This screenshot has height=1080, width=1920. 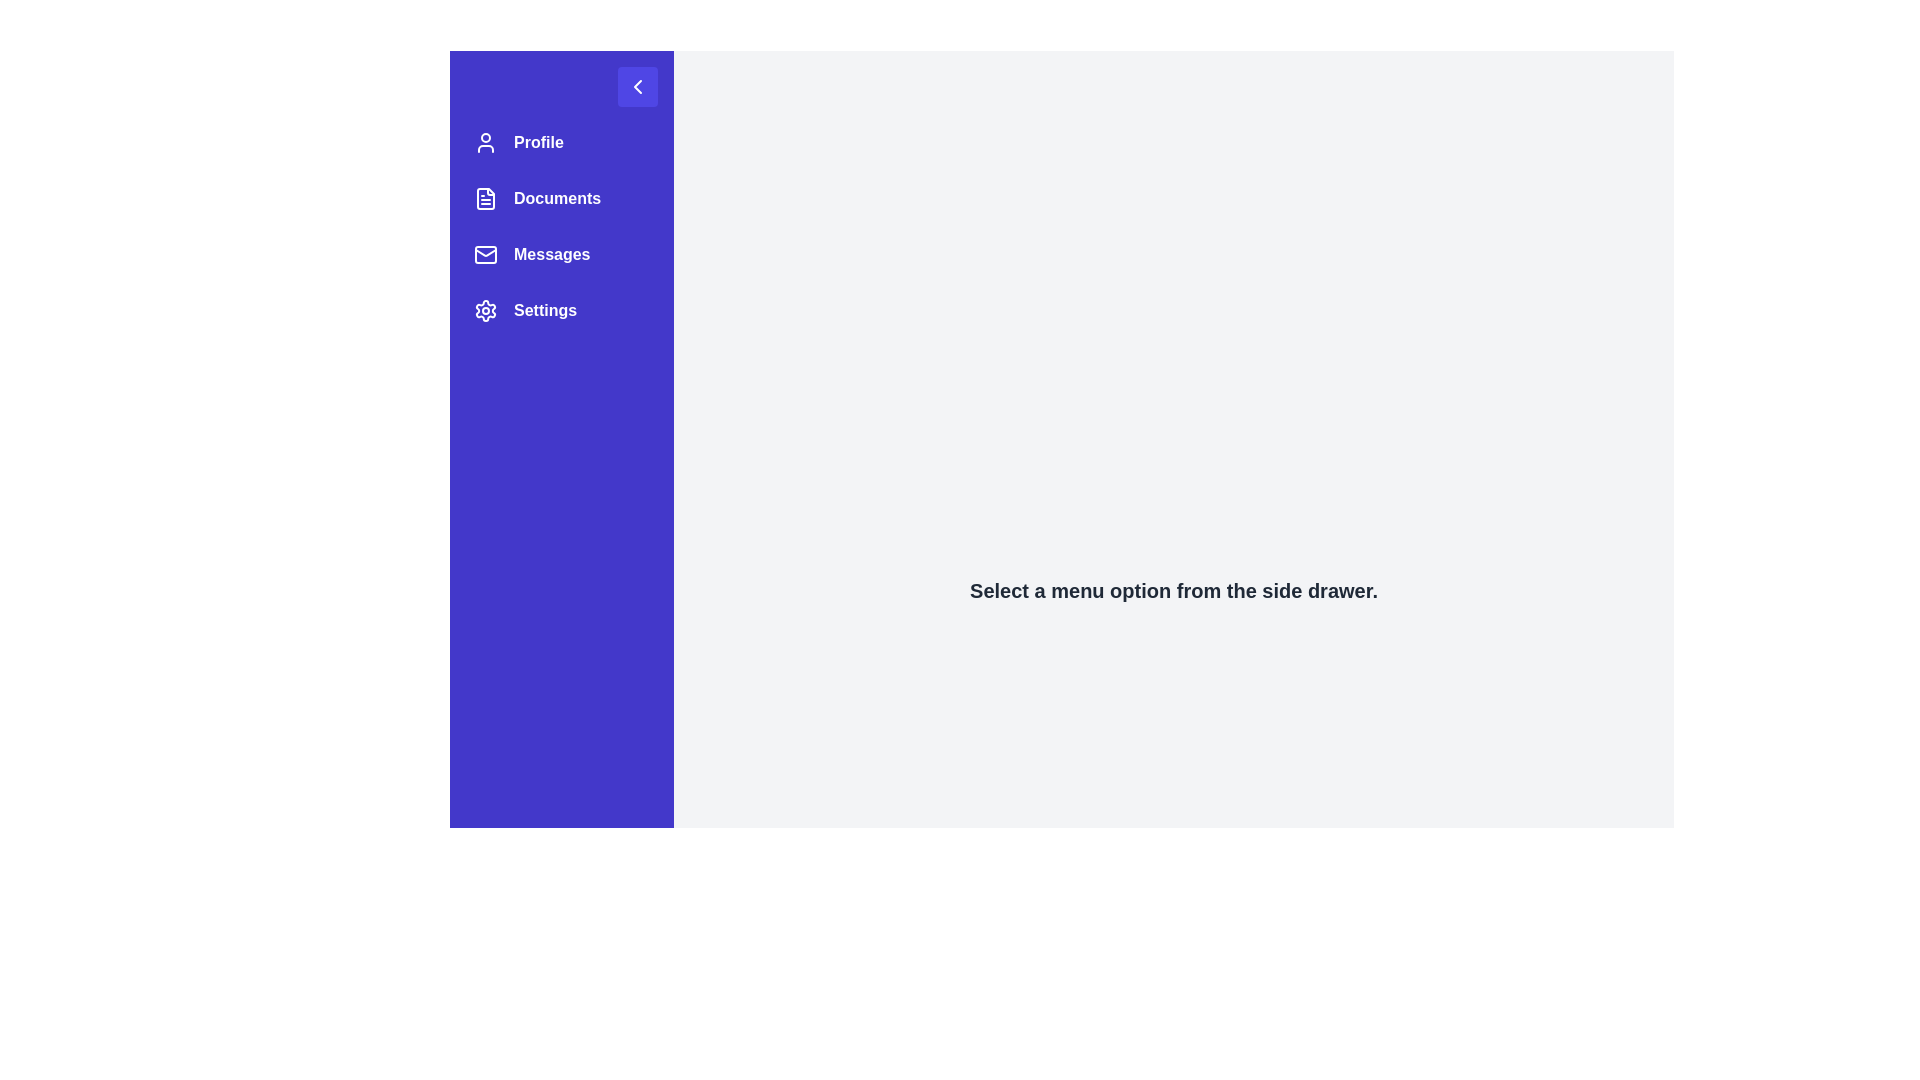 What do you see at coordinates (485, 311) in the screenshot?
I see `the gear icon in the settings option row of the vertical navigation menu on the left side` at bounding box center [485, 311].